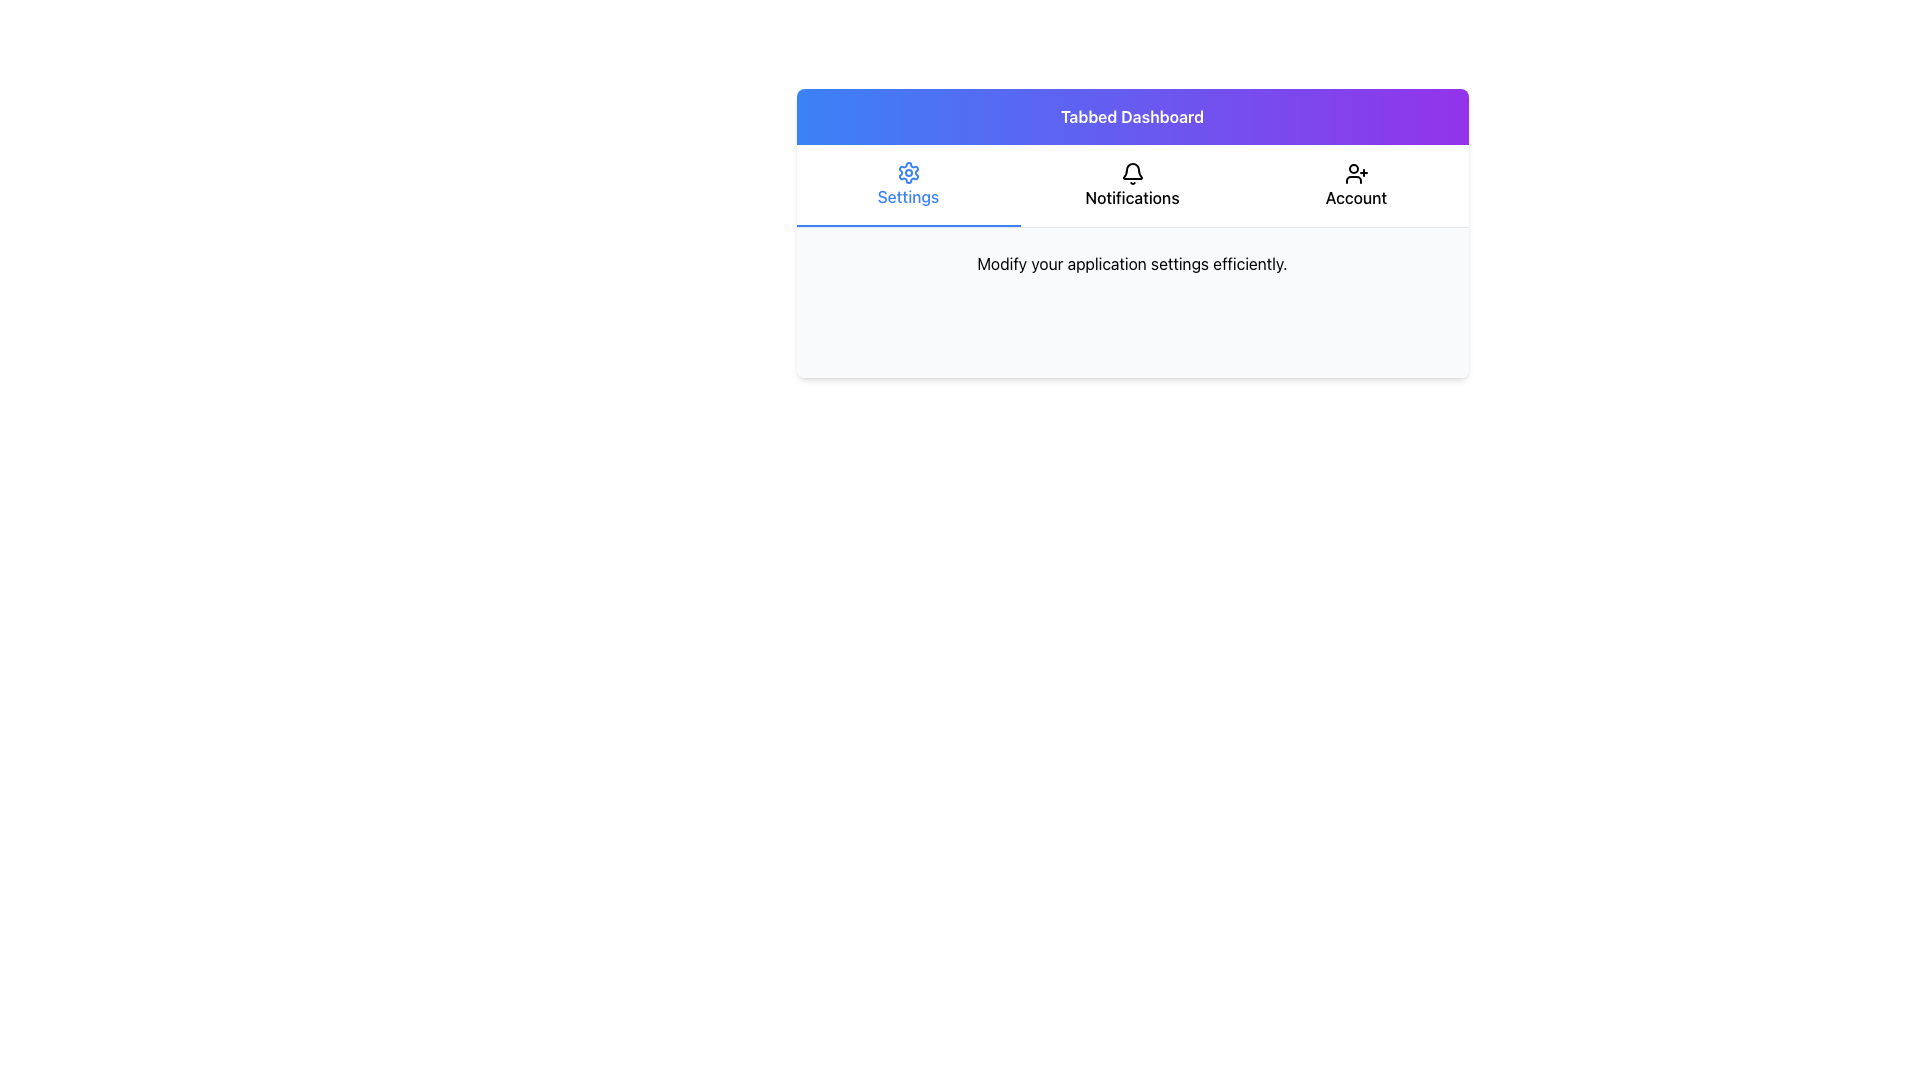 This screenshot has width=1920, height=1080. What do you see at coordinates (907, 172) in the screenshot?
I see `the gear-shaped icon representing the 'Settings' option in the tabbed navigation bar, located directly above the word 'Settings'` at bounding box center [907, 172].